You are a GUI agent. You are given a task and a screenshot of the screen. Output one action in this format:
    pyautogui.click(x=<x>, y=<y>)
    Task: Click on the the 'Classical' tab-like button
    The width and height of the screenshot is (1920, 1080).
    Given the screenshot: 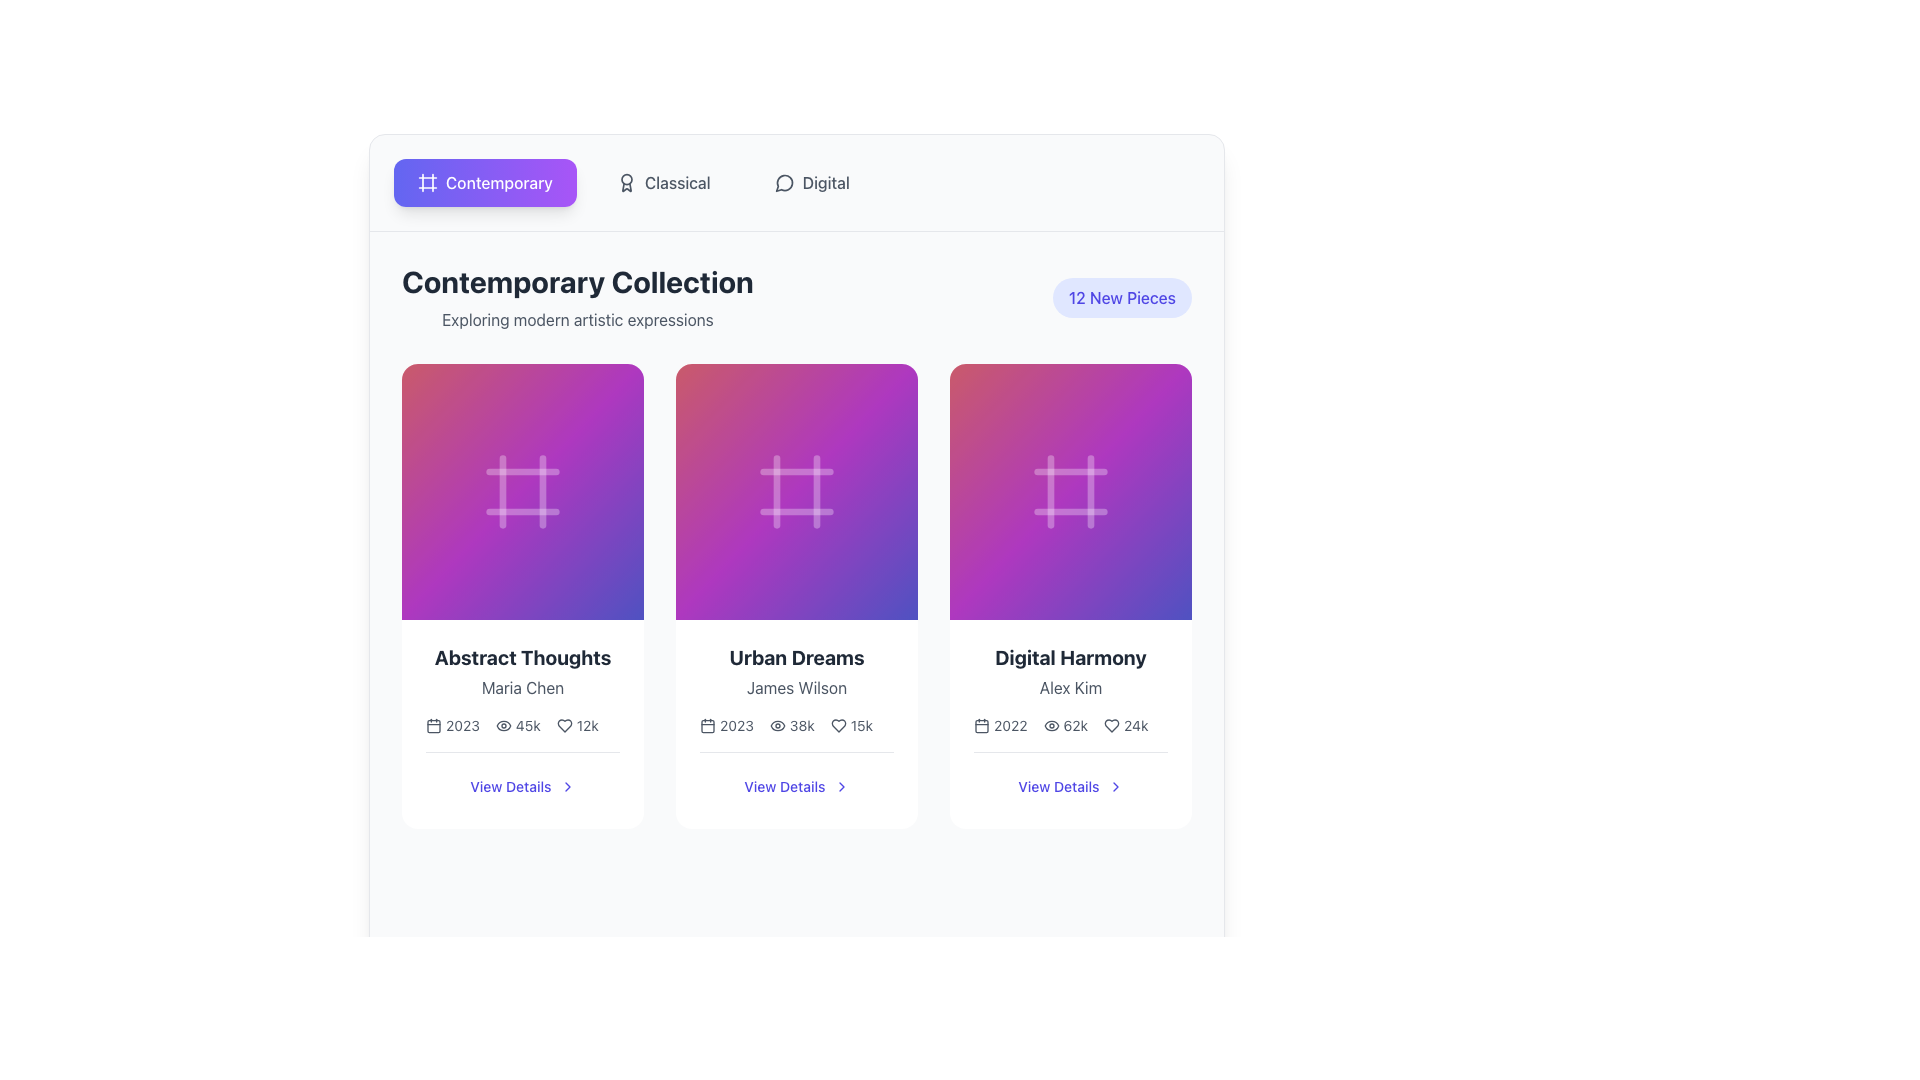 What is the action you would take?
    pyautogui.click(x=663, y=182)
    